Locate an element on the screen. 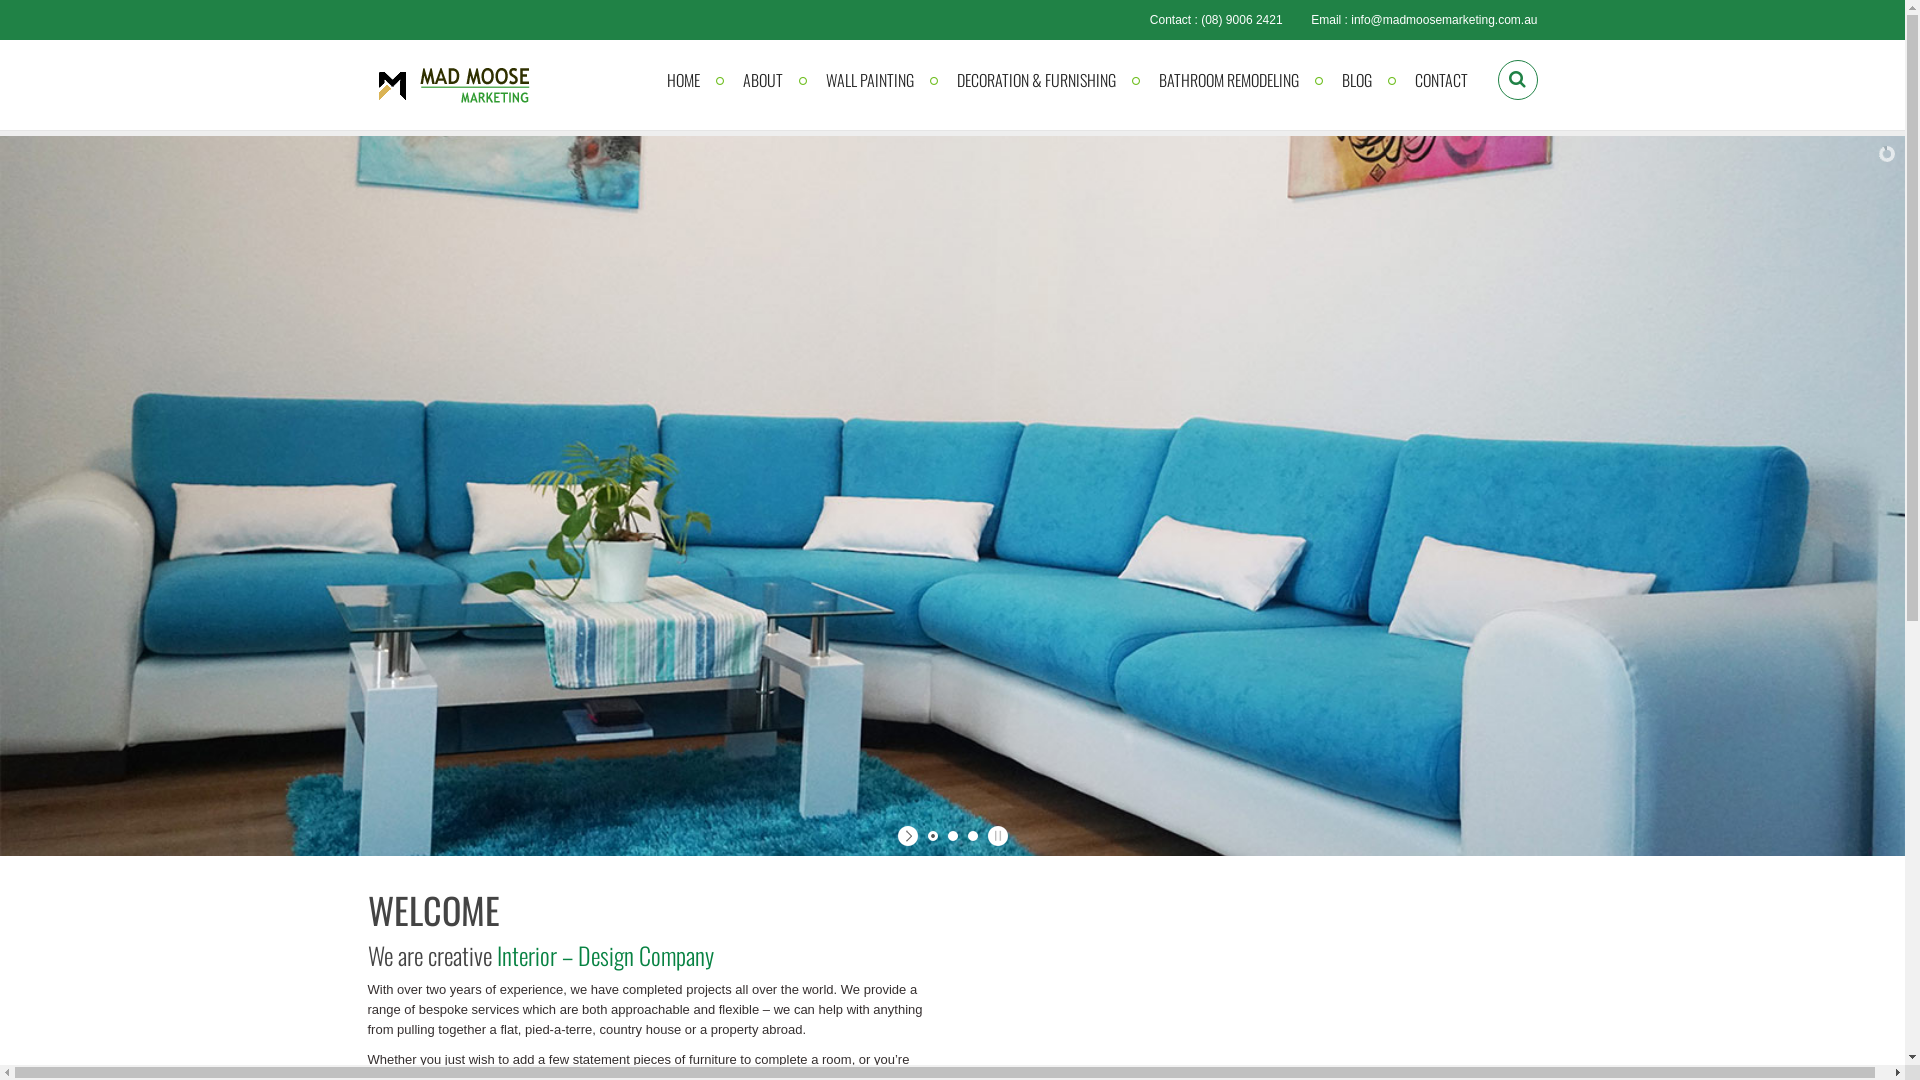  'HOME' is located at coordinates (646, 79).